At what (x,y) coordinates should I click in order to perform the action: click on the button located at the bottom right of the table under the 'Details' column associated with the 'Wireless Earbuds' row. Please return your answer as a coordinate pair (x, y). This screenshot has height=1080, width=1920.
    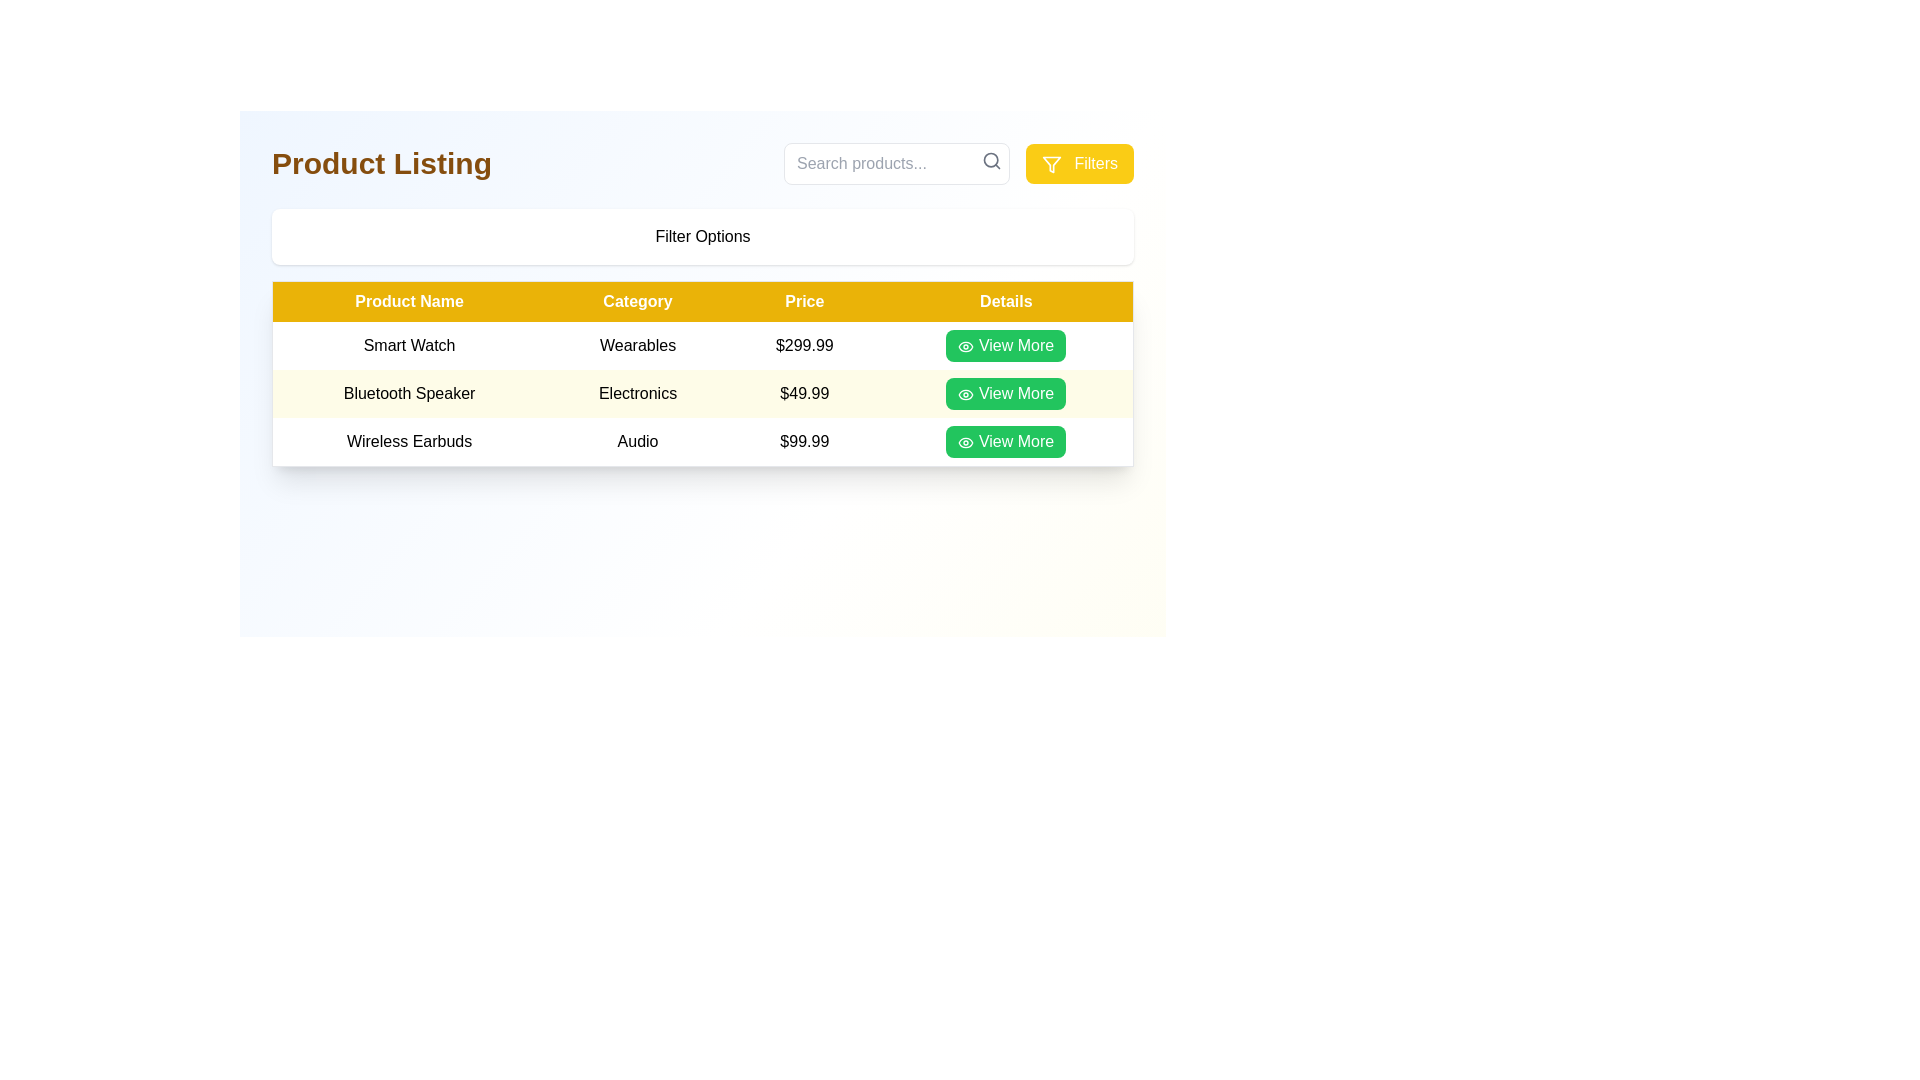
    Looking at the image, I should click on (1006, 441).